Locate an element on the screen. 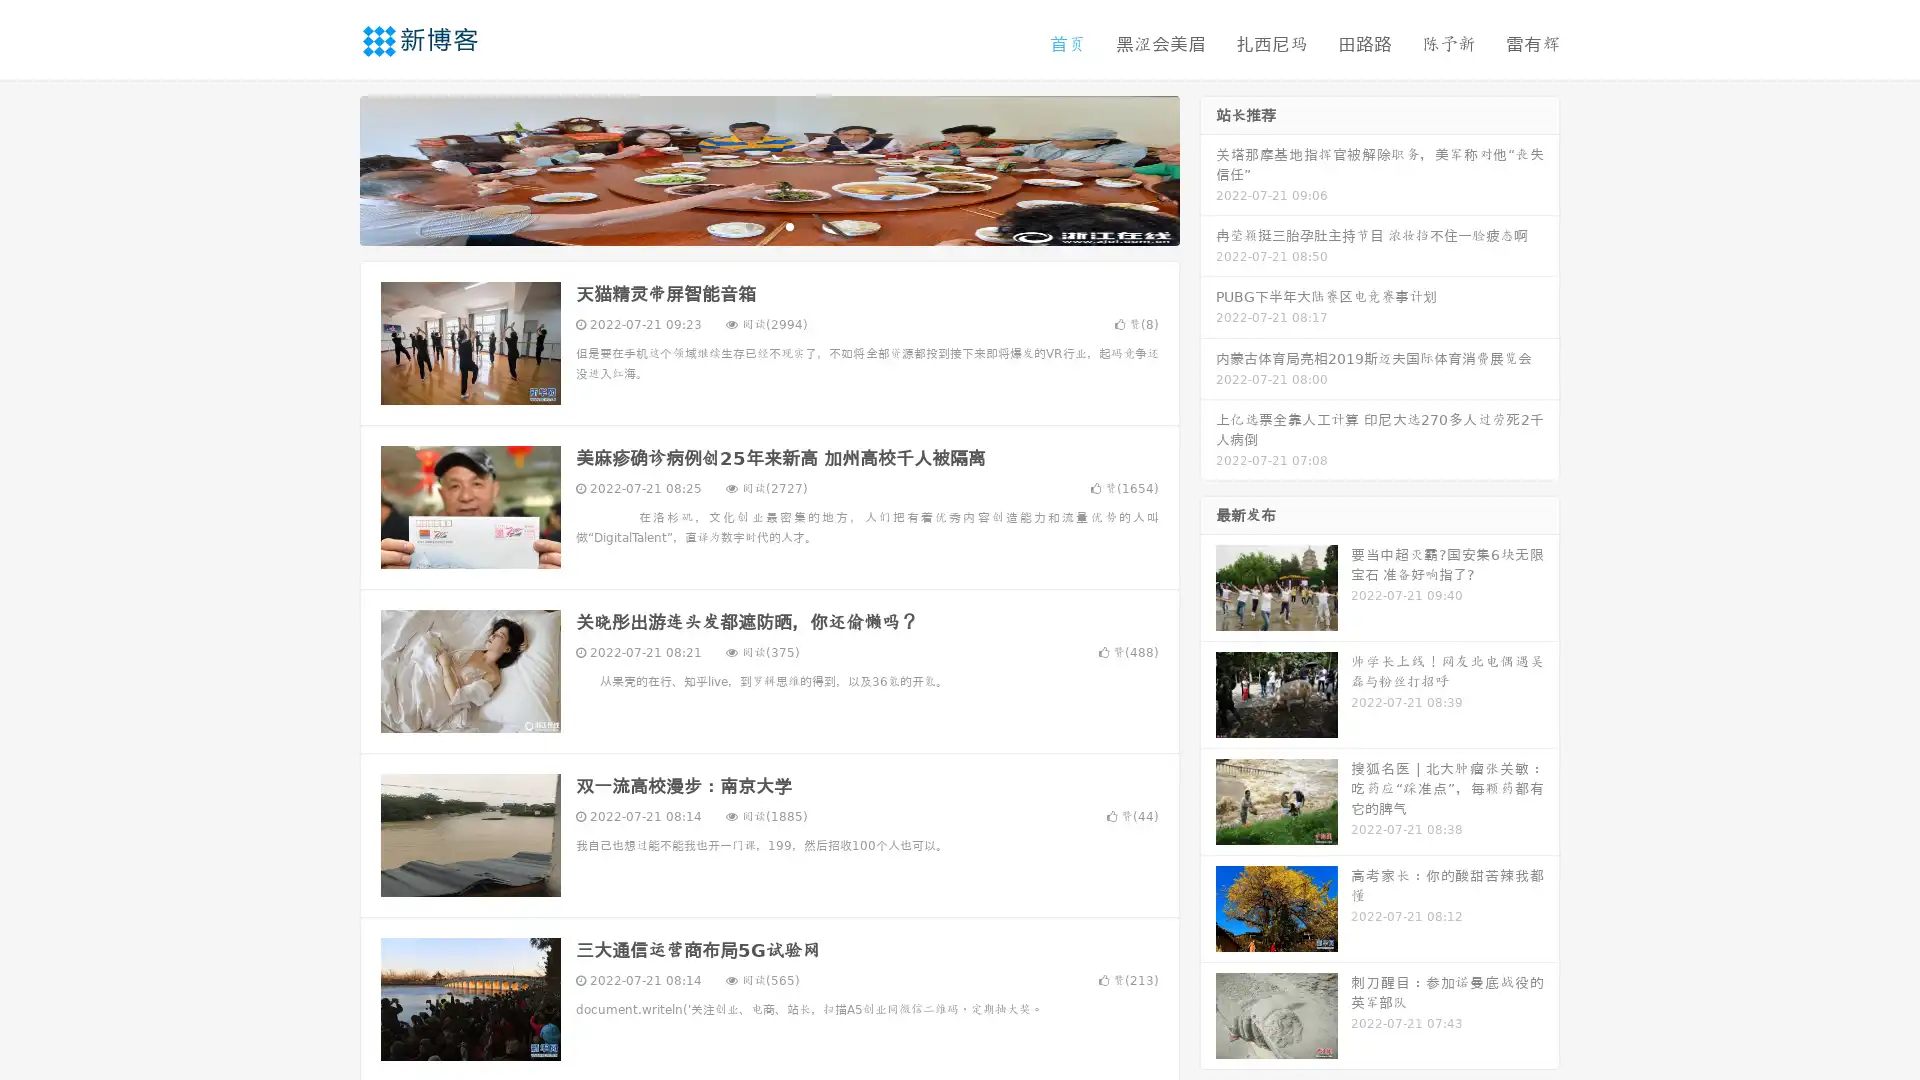 The image size is (1920, 1080). Go to slide 1 is located at coordinates (748, 225).